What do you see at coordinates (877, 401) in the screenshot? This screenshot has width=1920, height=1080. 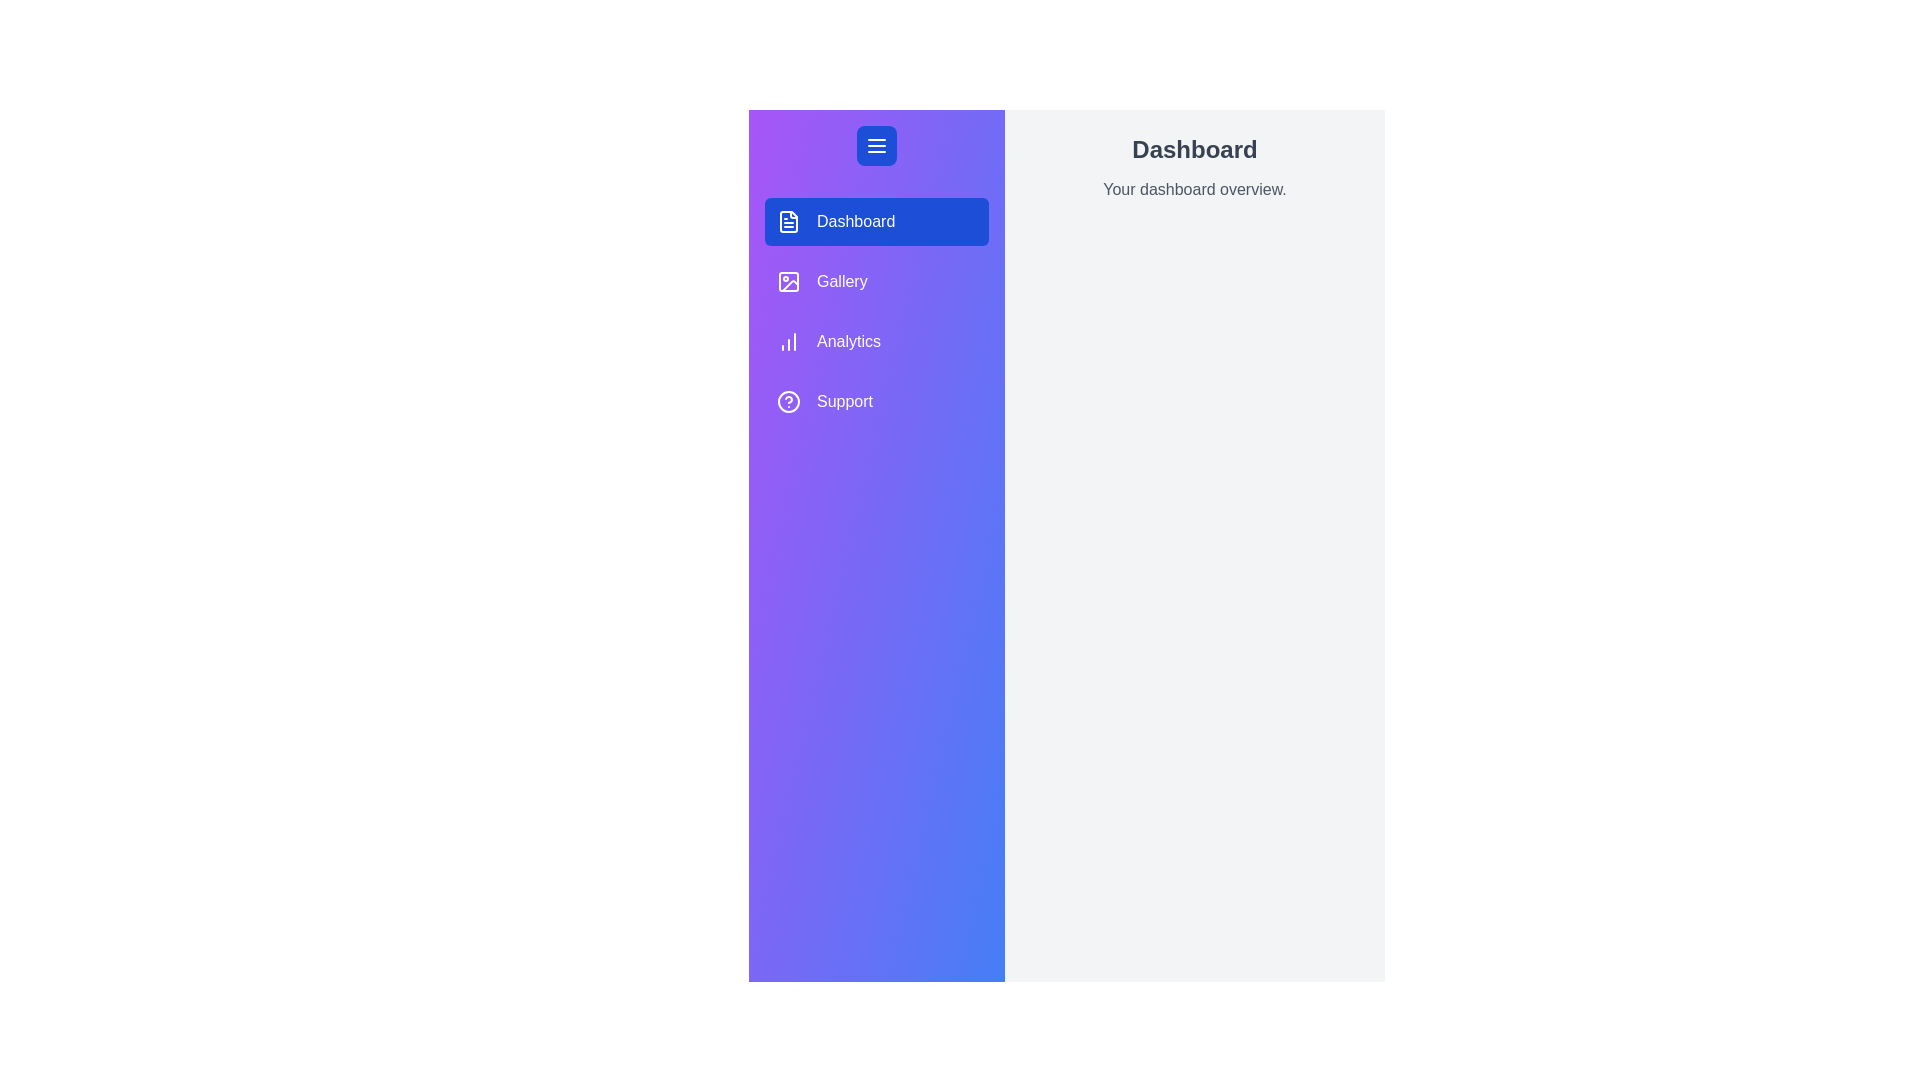 I see `the menu item labeled 'Support' to highlight it` at bounding box center [877, 401].